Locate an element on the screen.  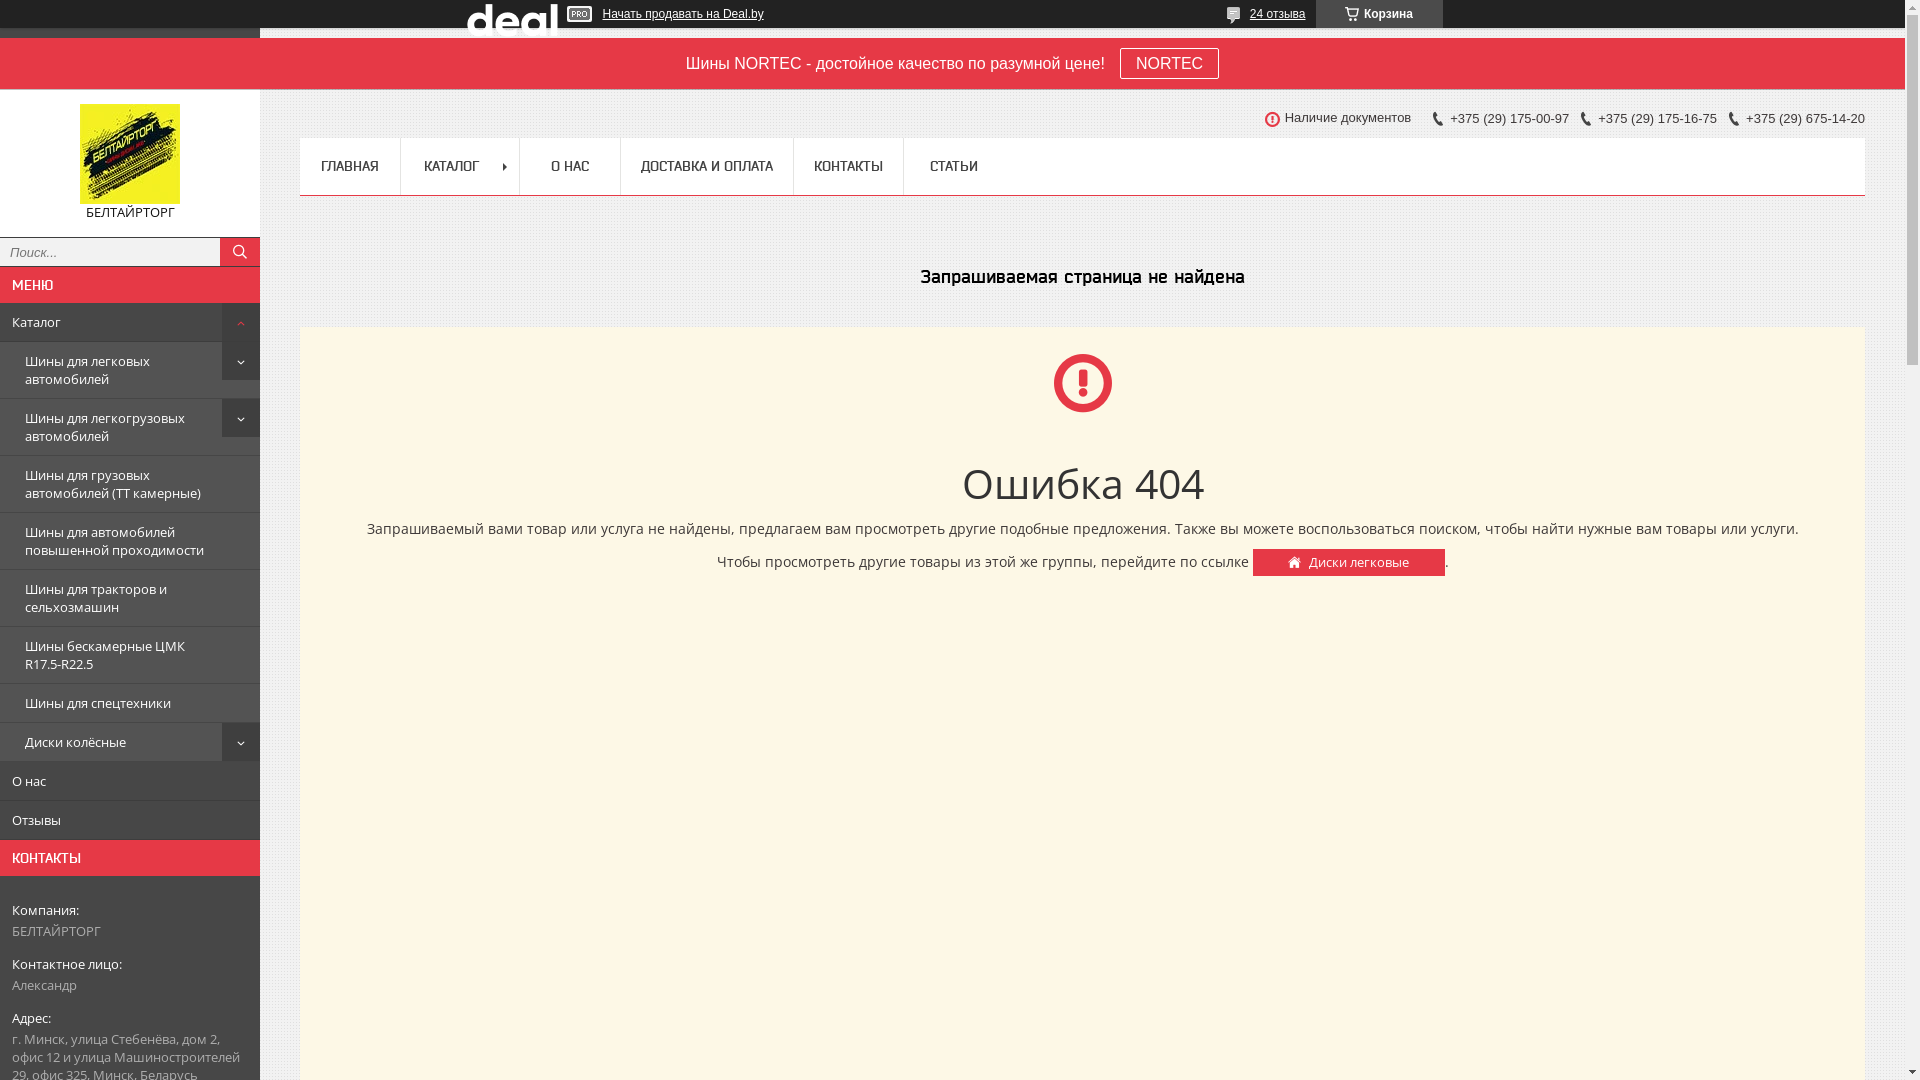
'NORTEC' is located at coordinates (1169, 62).